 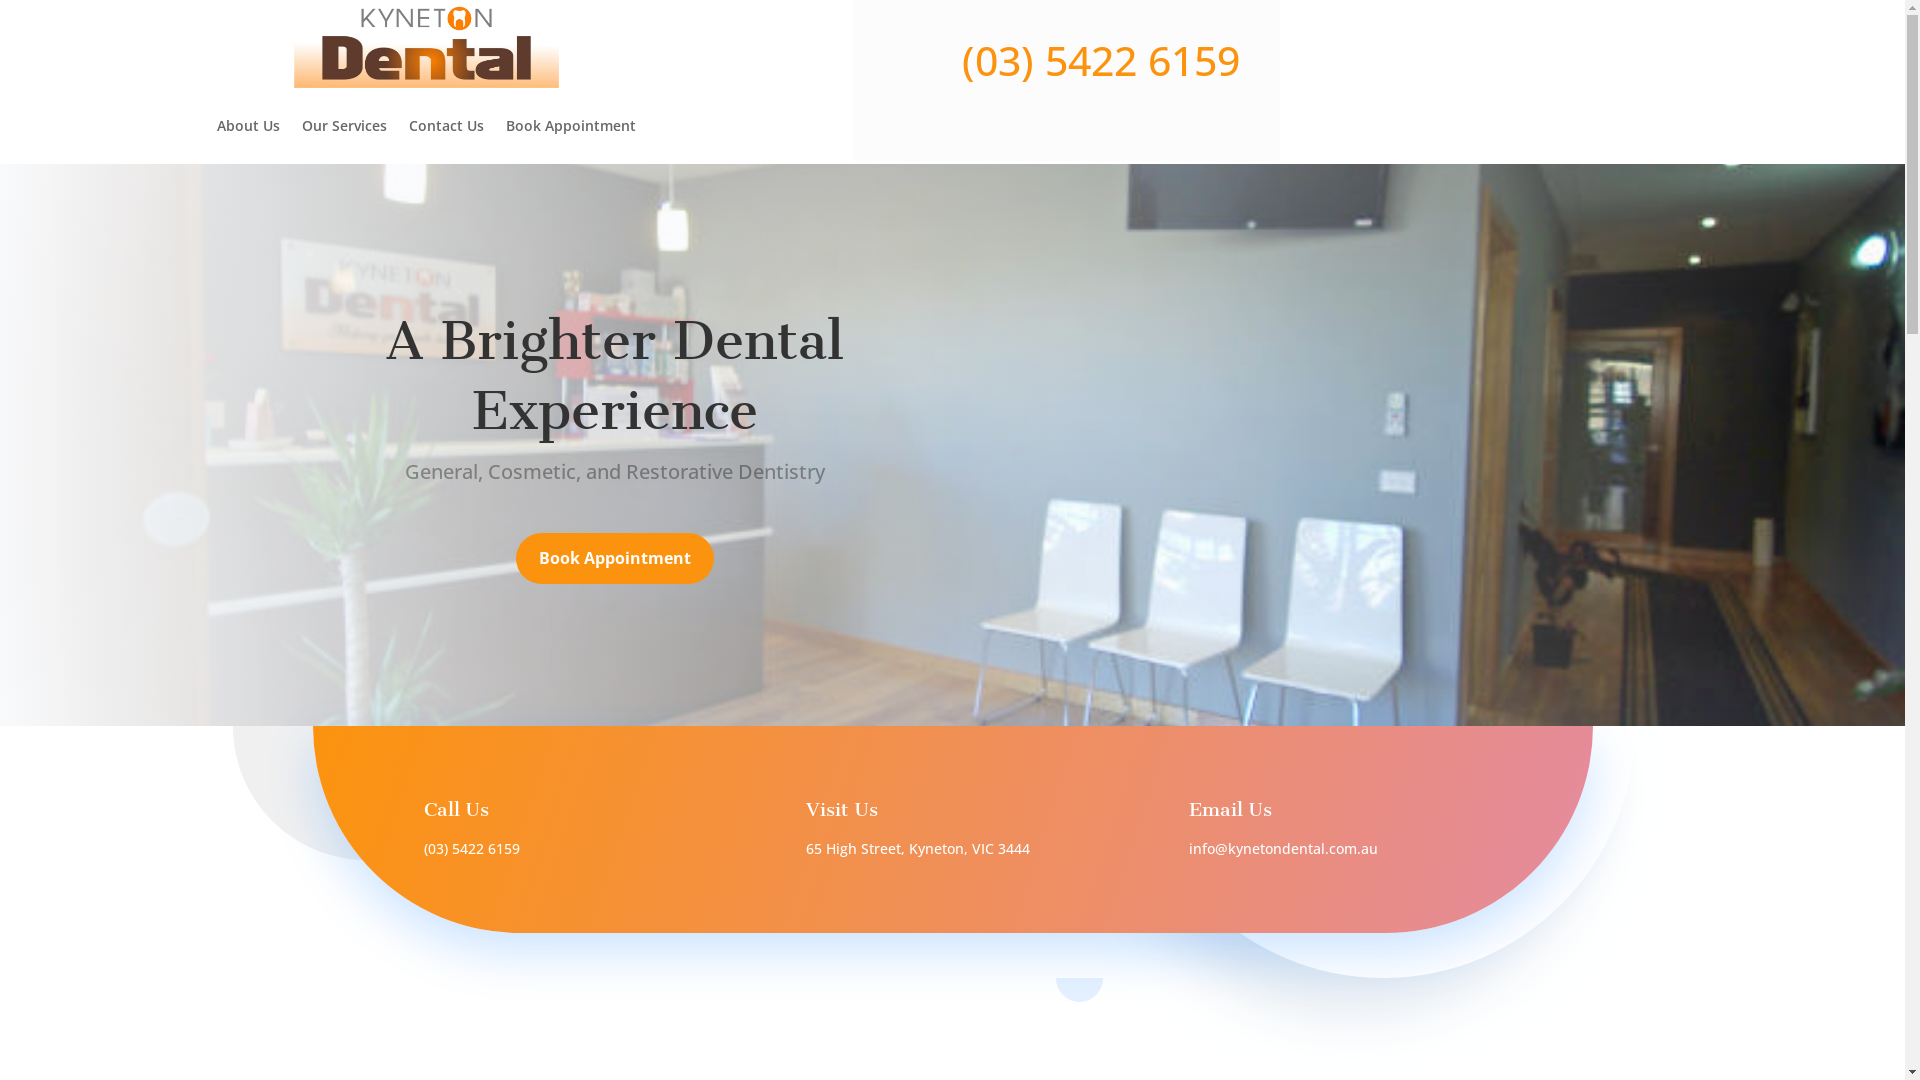 What do you see at coordinates (344, 126) in the screenshot?
I see `'Our Services'` at bounding box center [344, 126].